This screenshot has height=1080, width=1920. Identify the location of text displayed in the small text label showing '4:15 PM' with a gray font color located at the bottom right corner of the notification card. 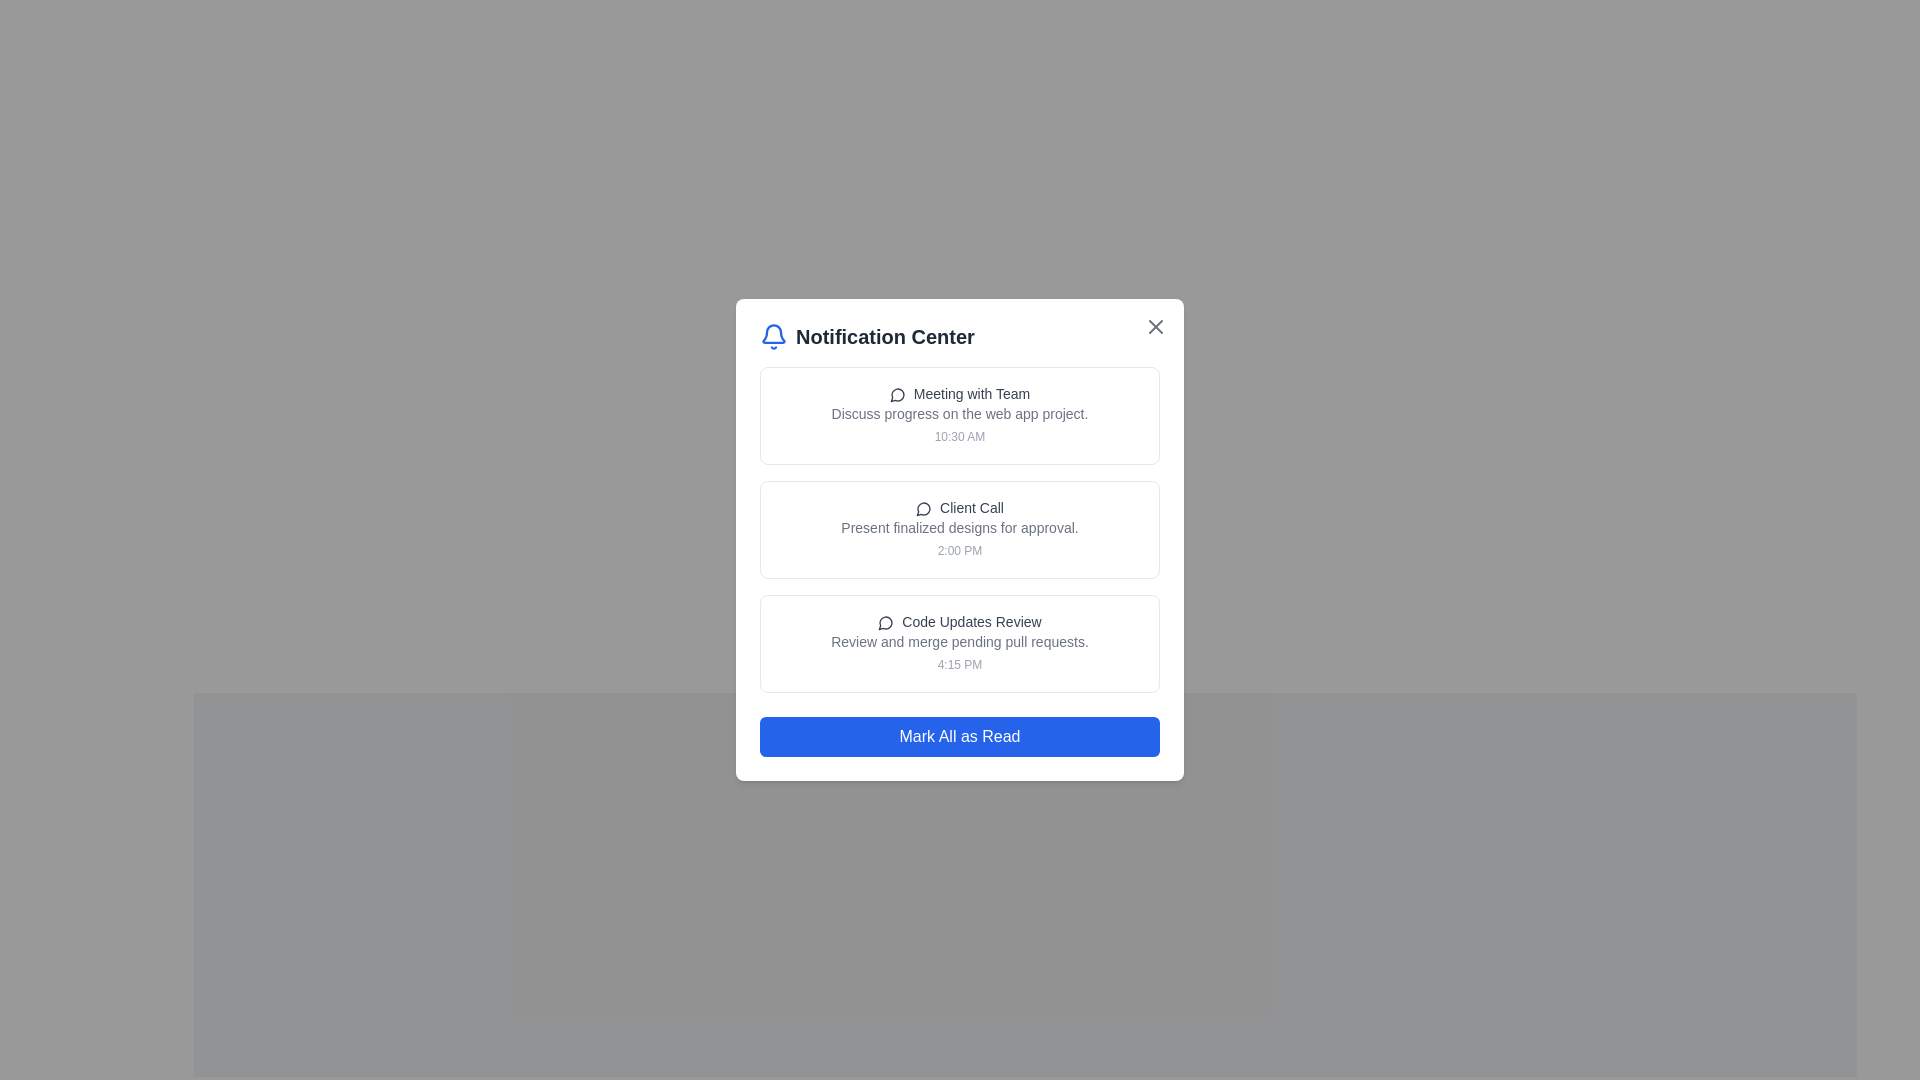
(960, 664).